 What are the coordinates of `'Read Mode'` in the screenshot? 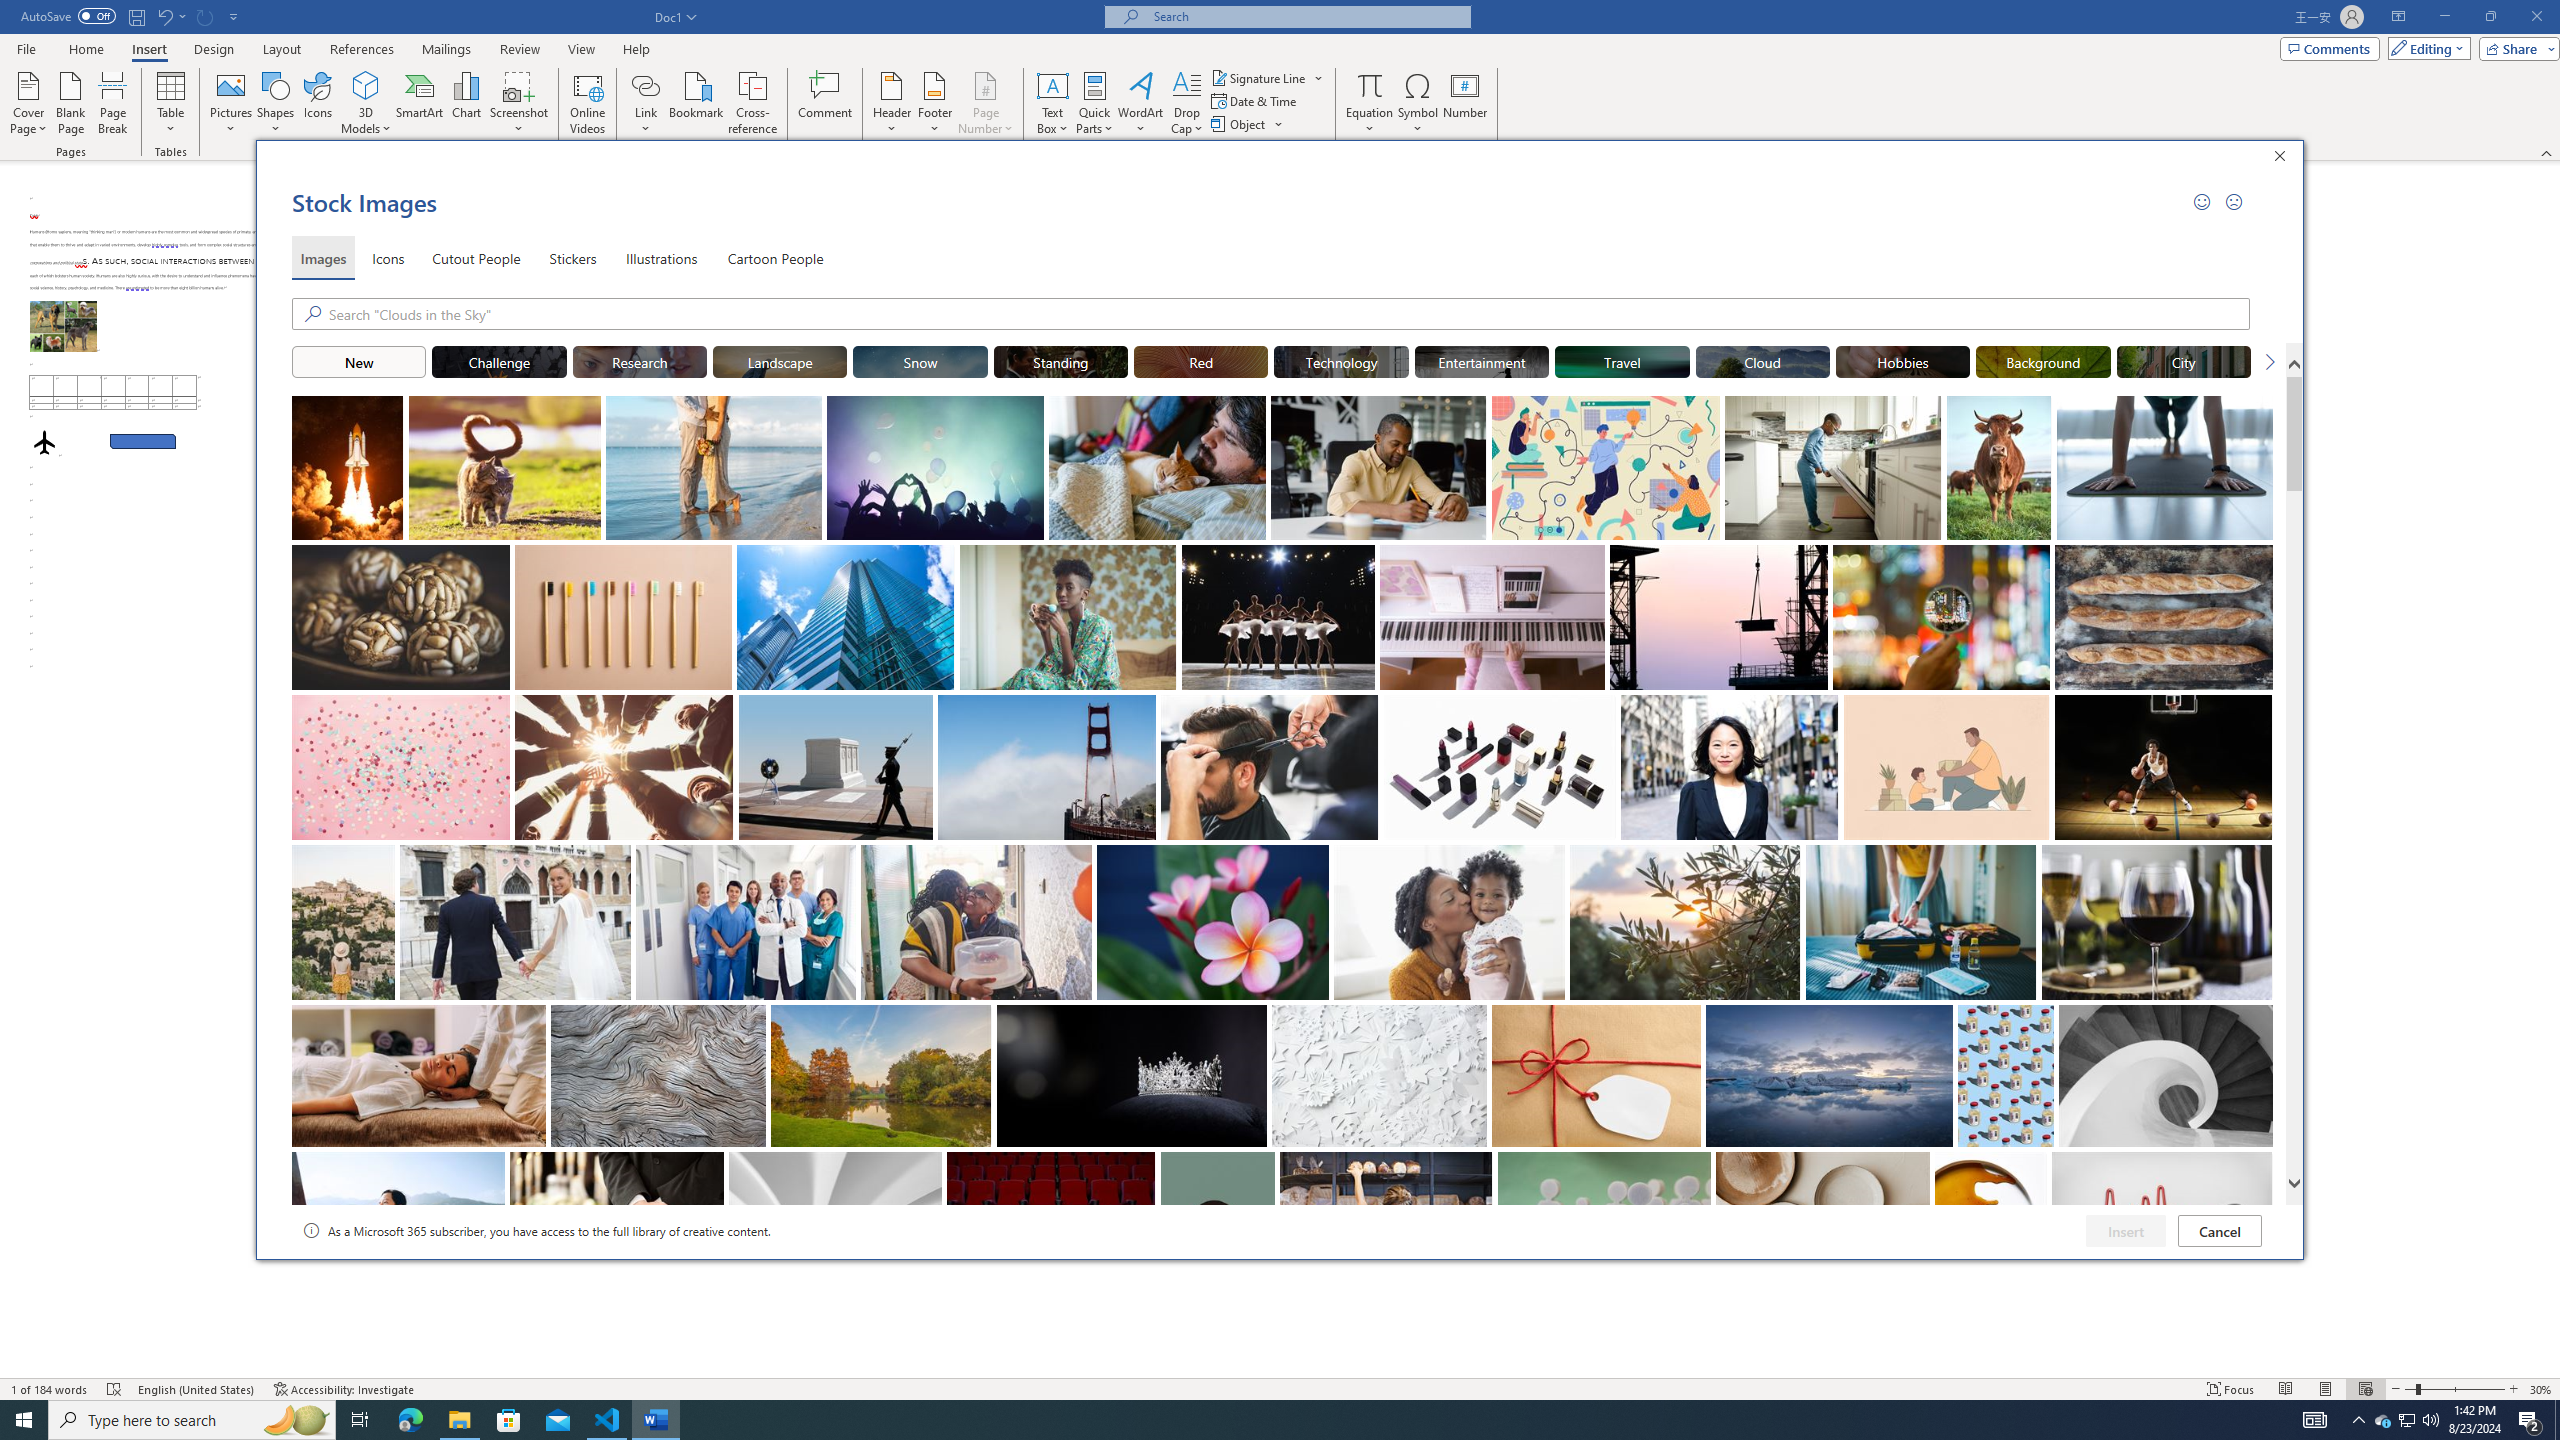 It's located at (2286, 1389).